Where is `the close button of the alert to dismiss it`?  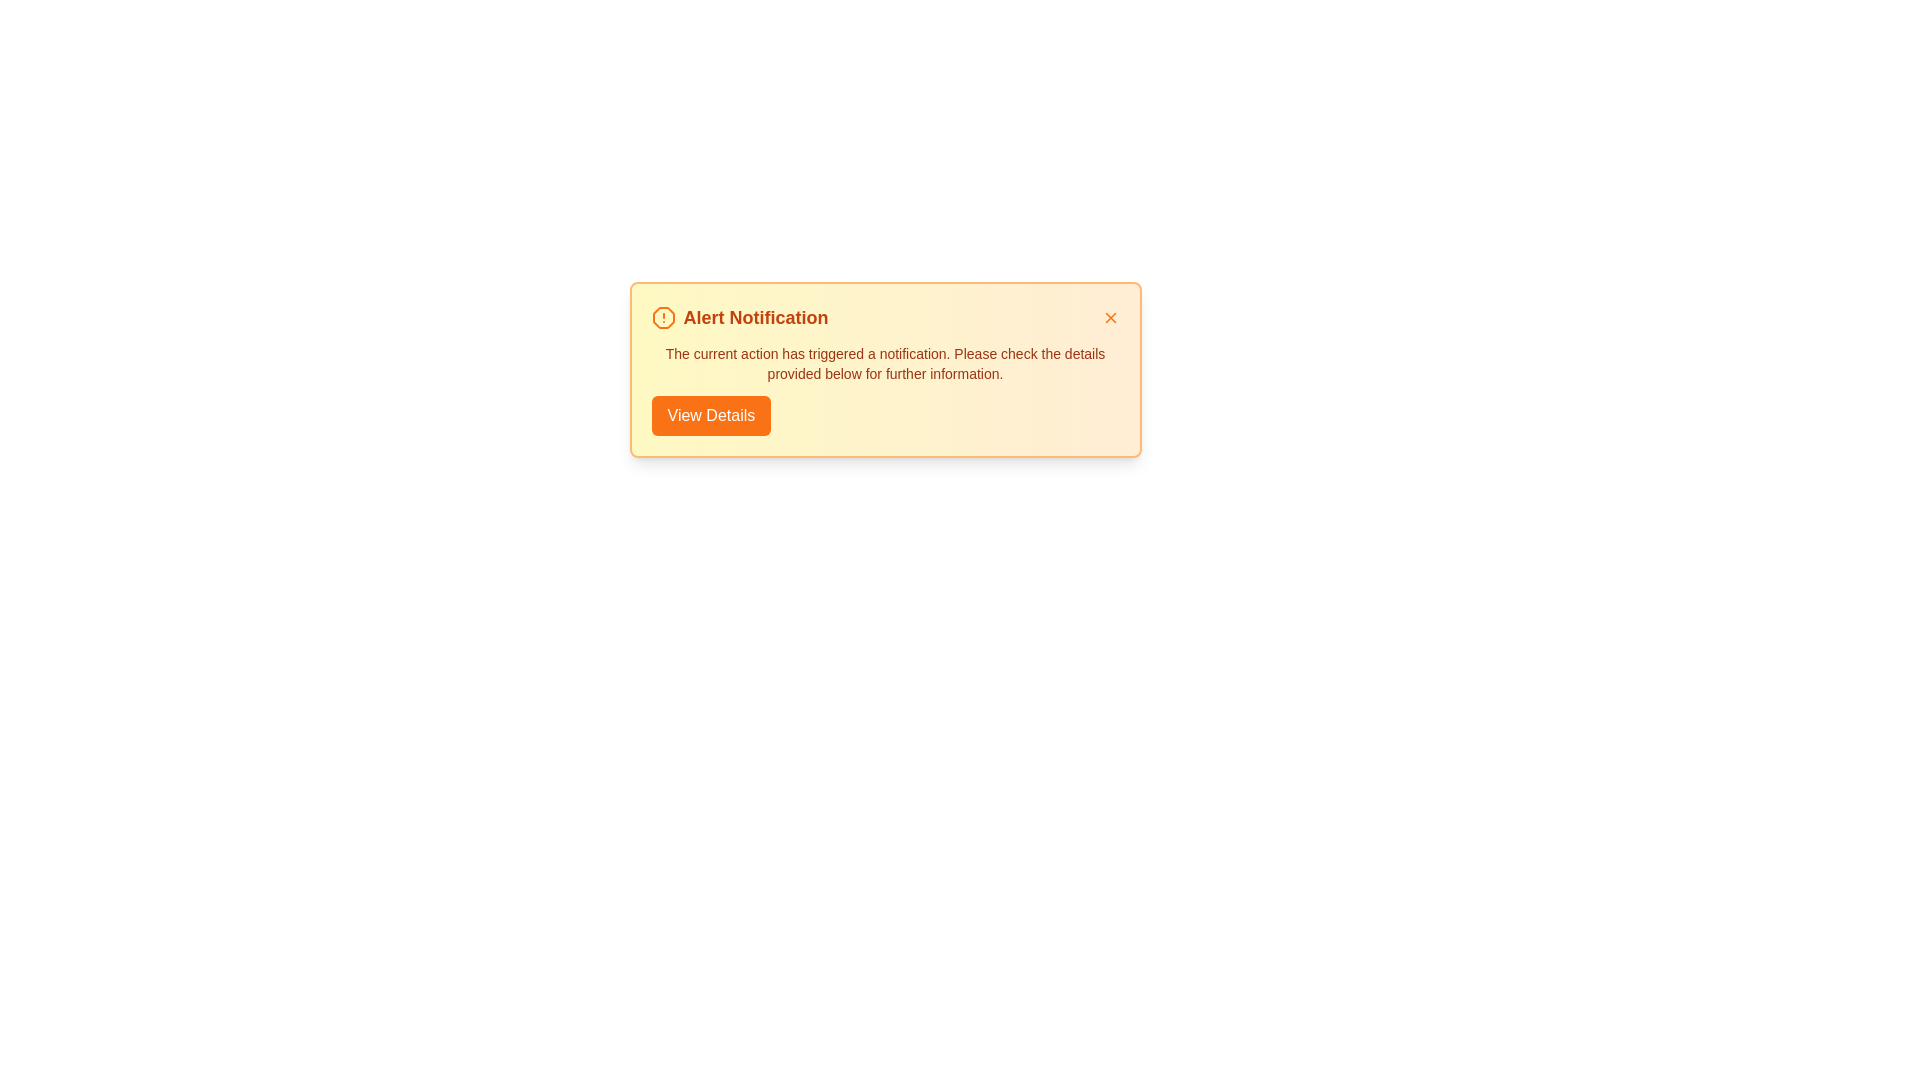 the close button of the alert to dismiss it is located at coordinates (1109, 316).